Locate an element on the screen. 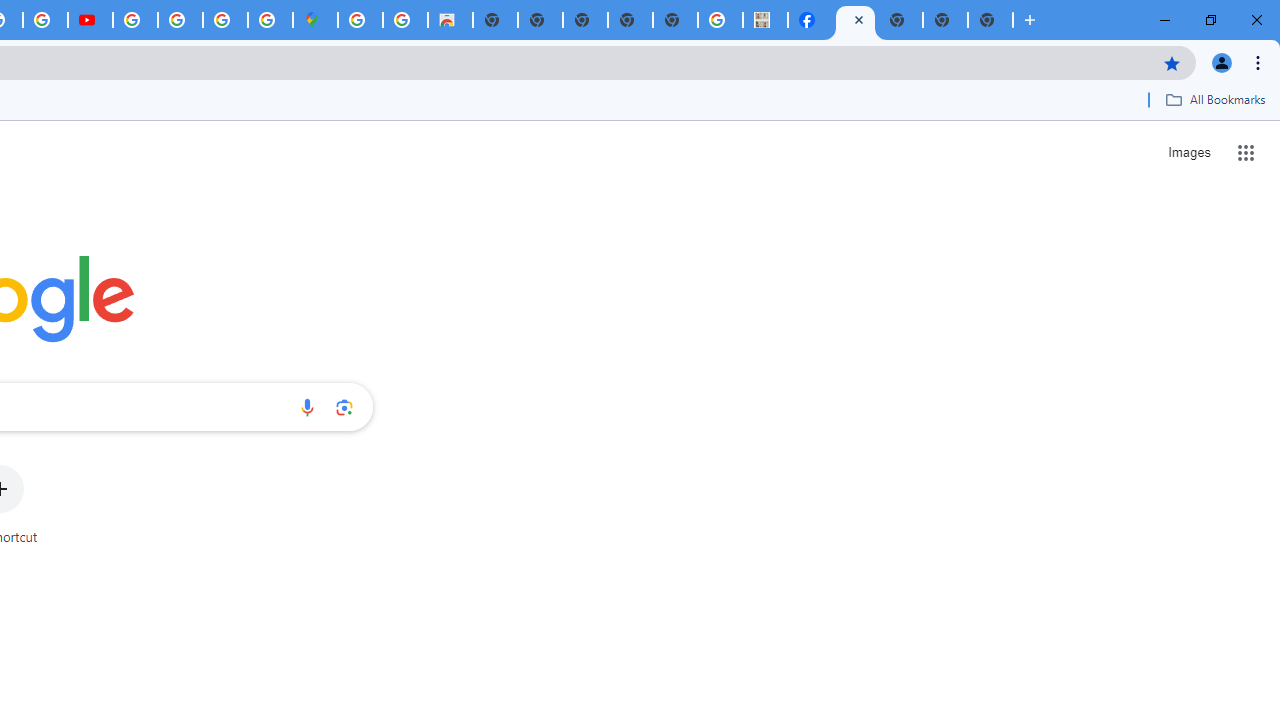 The image size is (1280, 720). 'Chrome Web Store - Shopping' is located at coordinates (449, 20).